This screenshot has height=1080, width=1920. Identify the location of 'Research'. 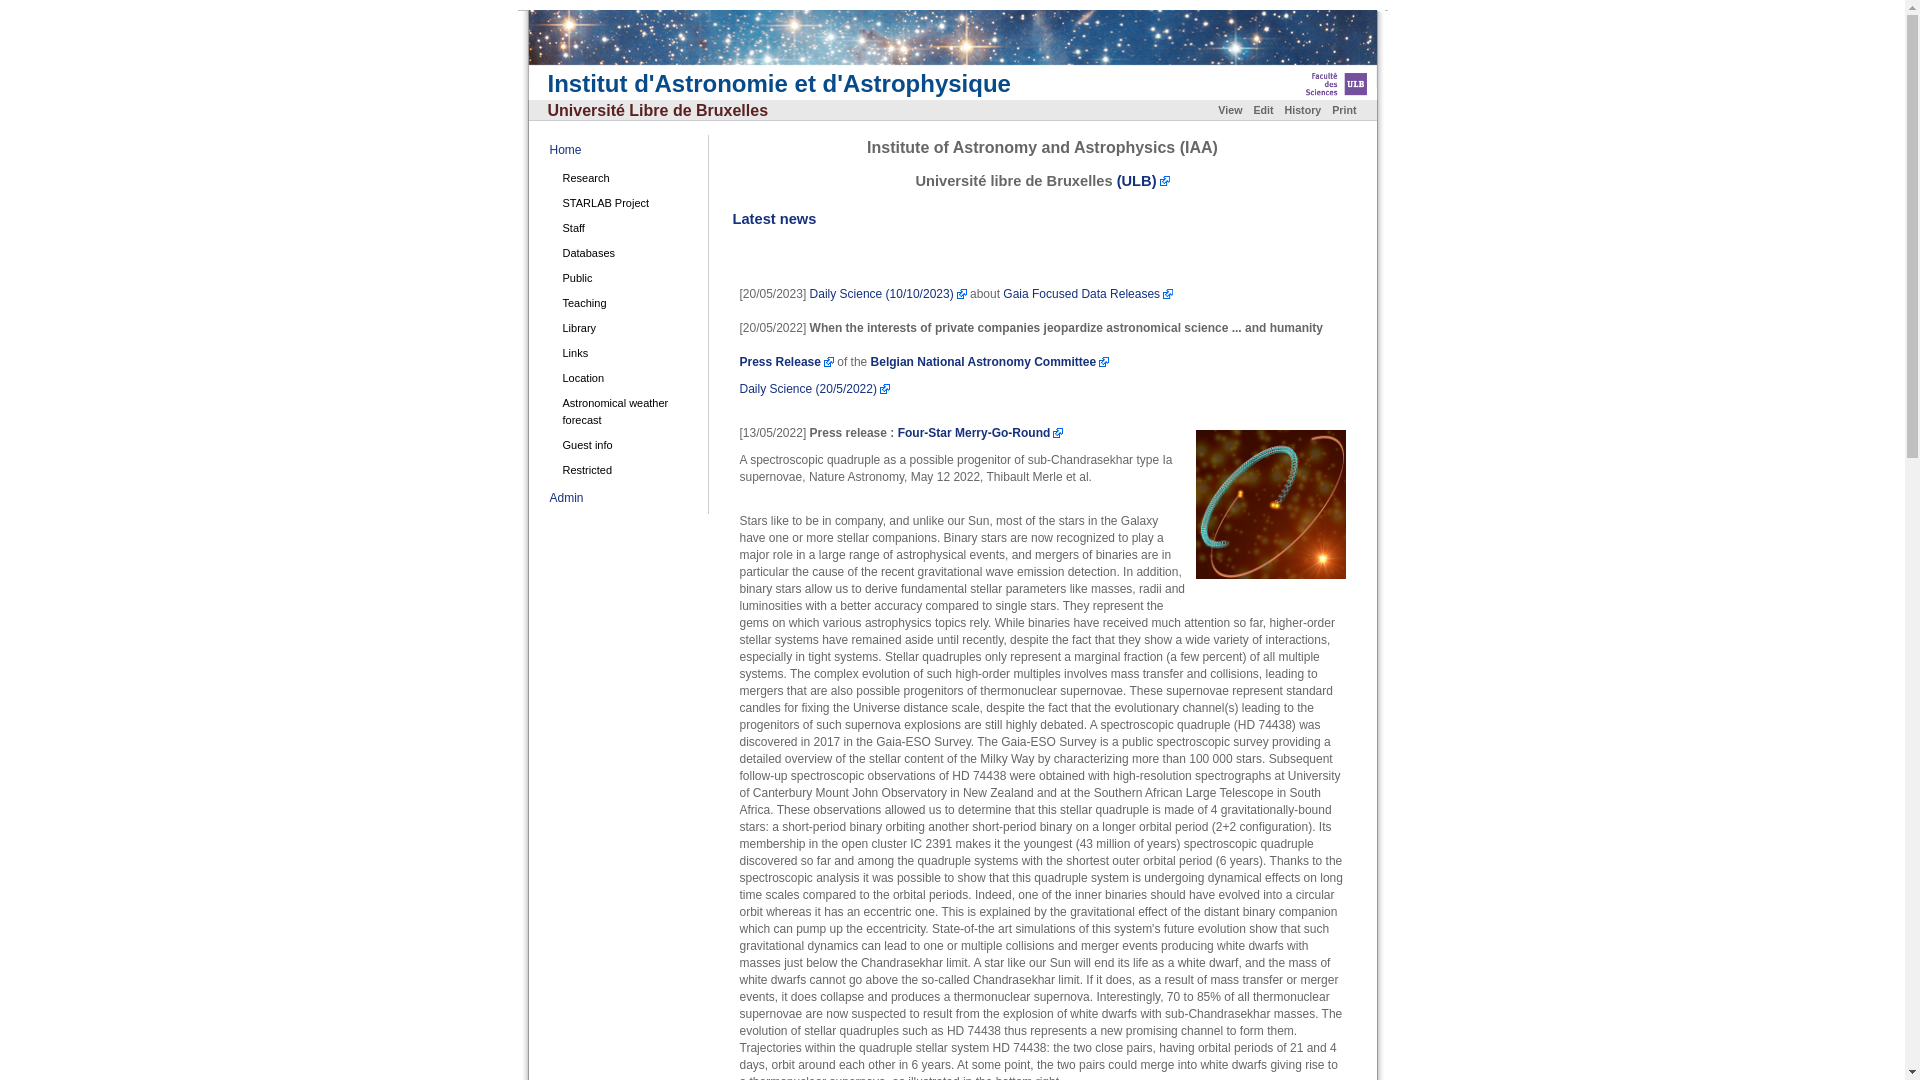
(626, 177).